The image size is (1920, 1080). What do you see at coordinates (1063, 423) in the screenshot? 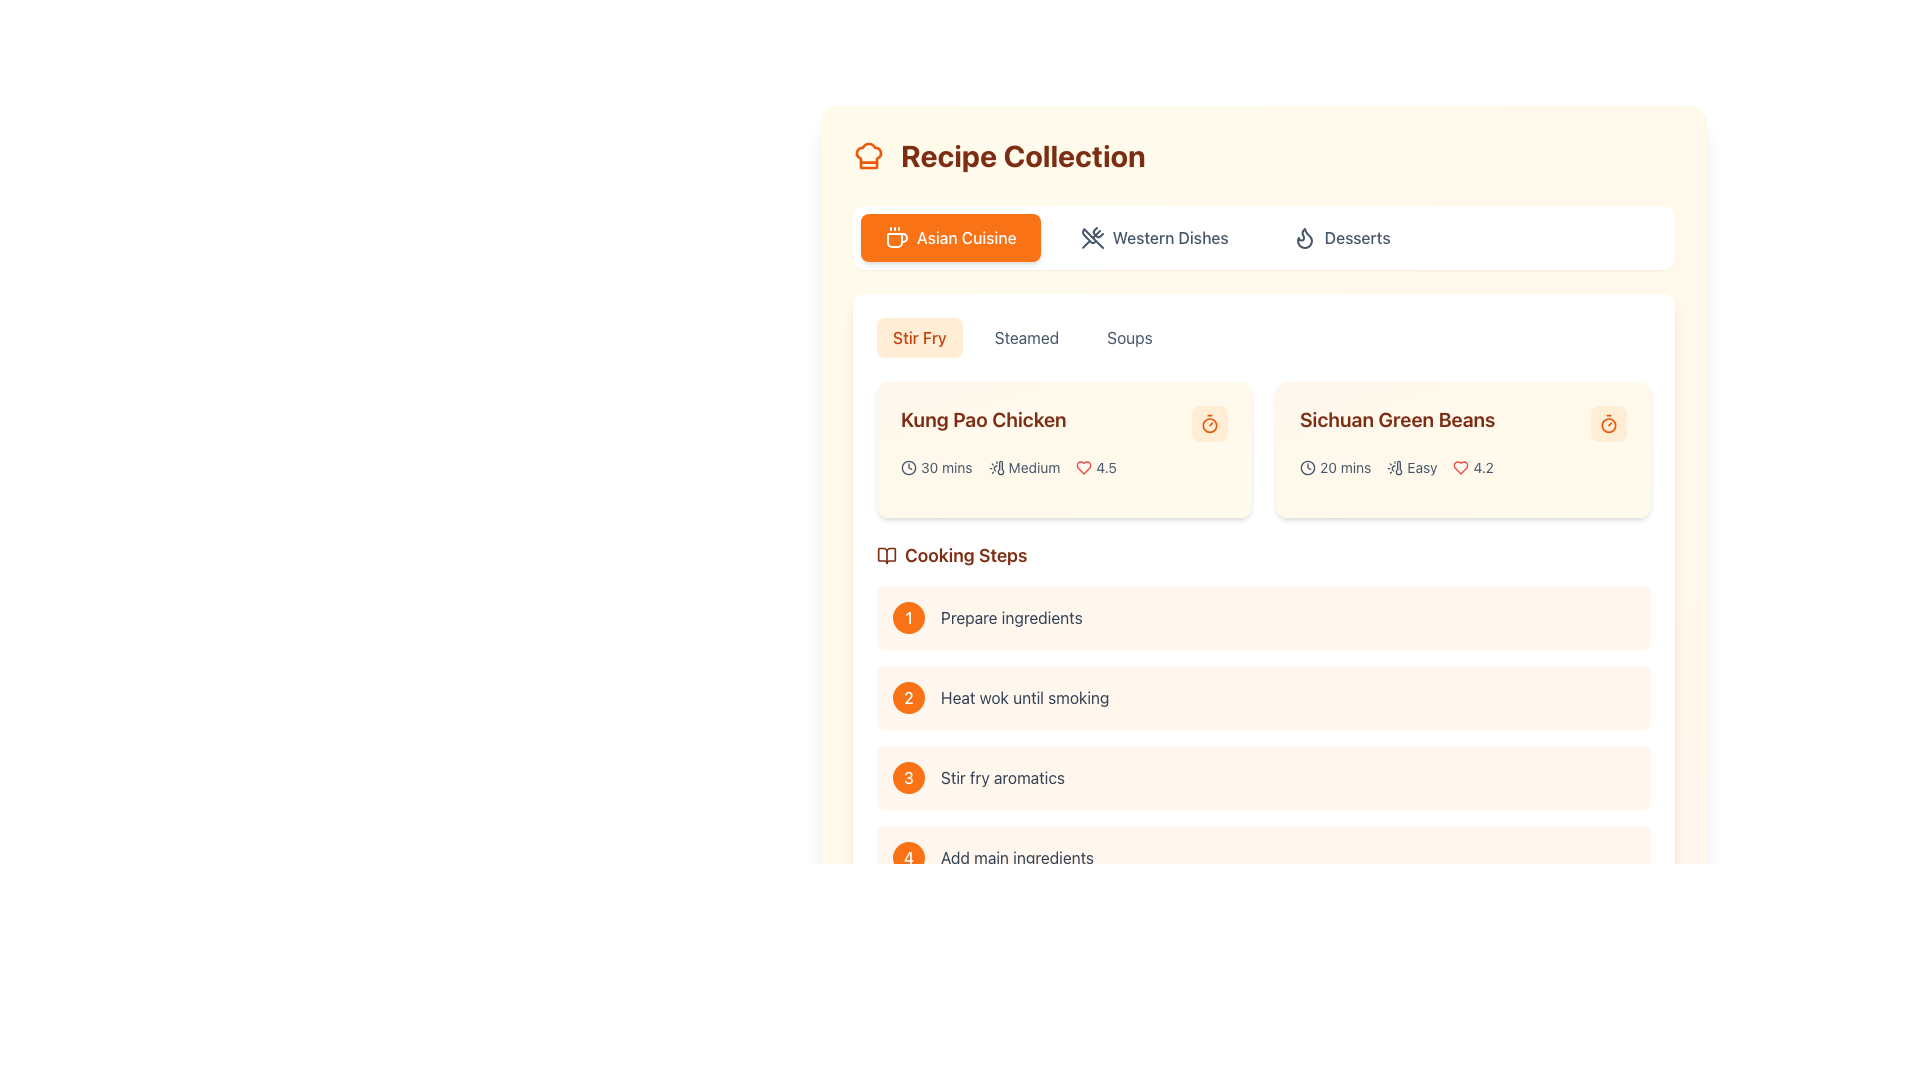
I see `the text label displaying the recipe name 'Kung Pao Chicken'` at bounding box center [1063, 423].